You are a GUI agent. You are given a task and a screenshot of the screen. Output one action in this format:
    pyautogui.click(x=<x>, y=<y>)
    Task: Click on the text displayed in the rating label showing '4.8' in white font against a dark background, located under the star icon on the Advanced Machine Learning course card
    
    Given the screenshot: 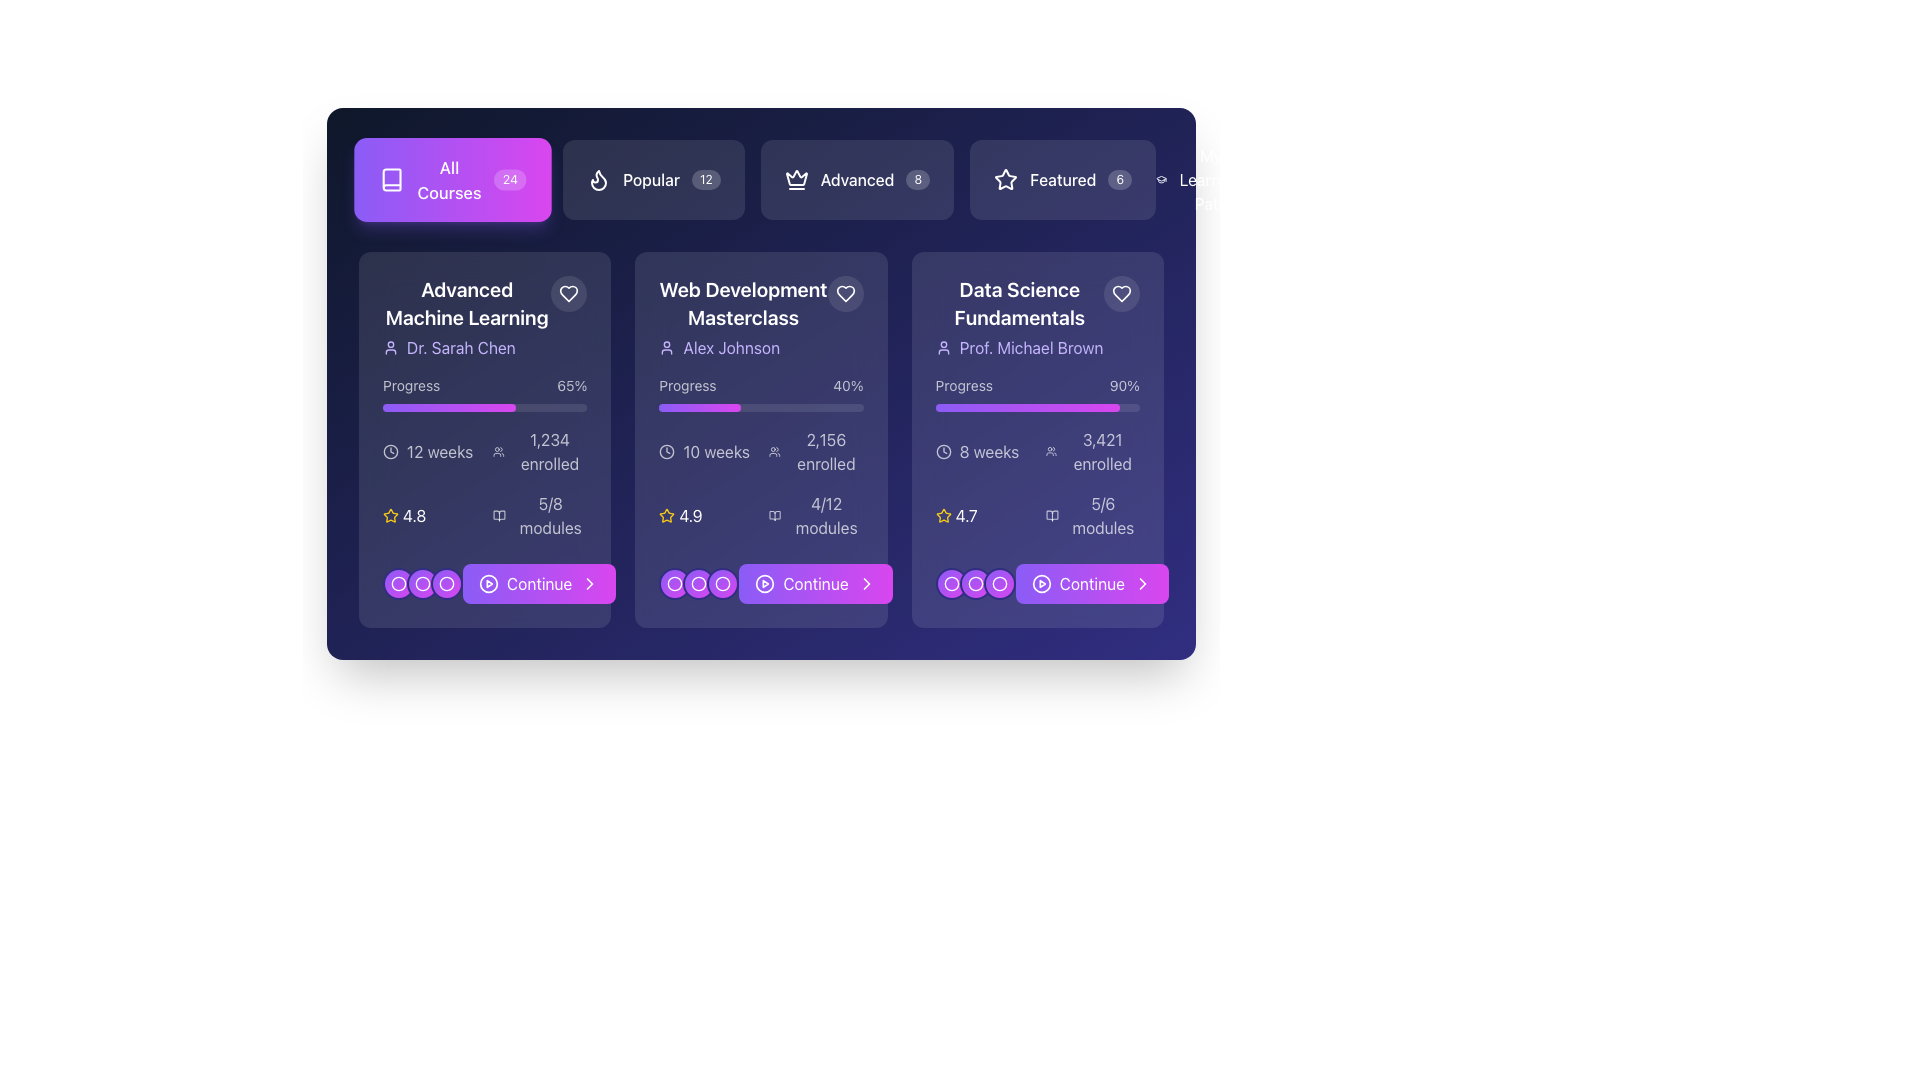 What is the action you would take?
    pyautogui.click(x=413, y=515)
    